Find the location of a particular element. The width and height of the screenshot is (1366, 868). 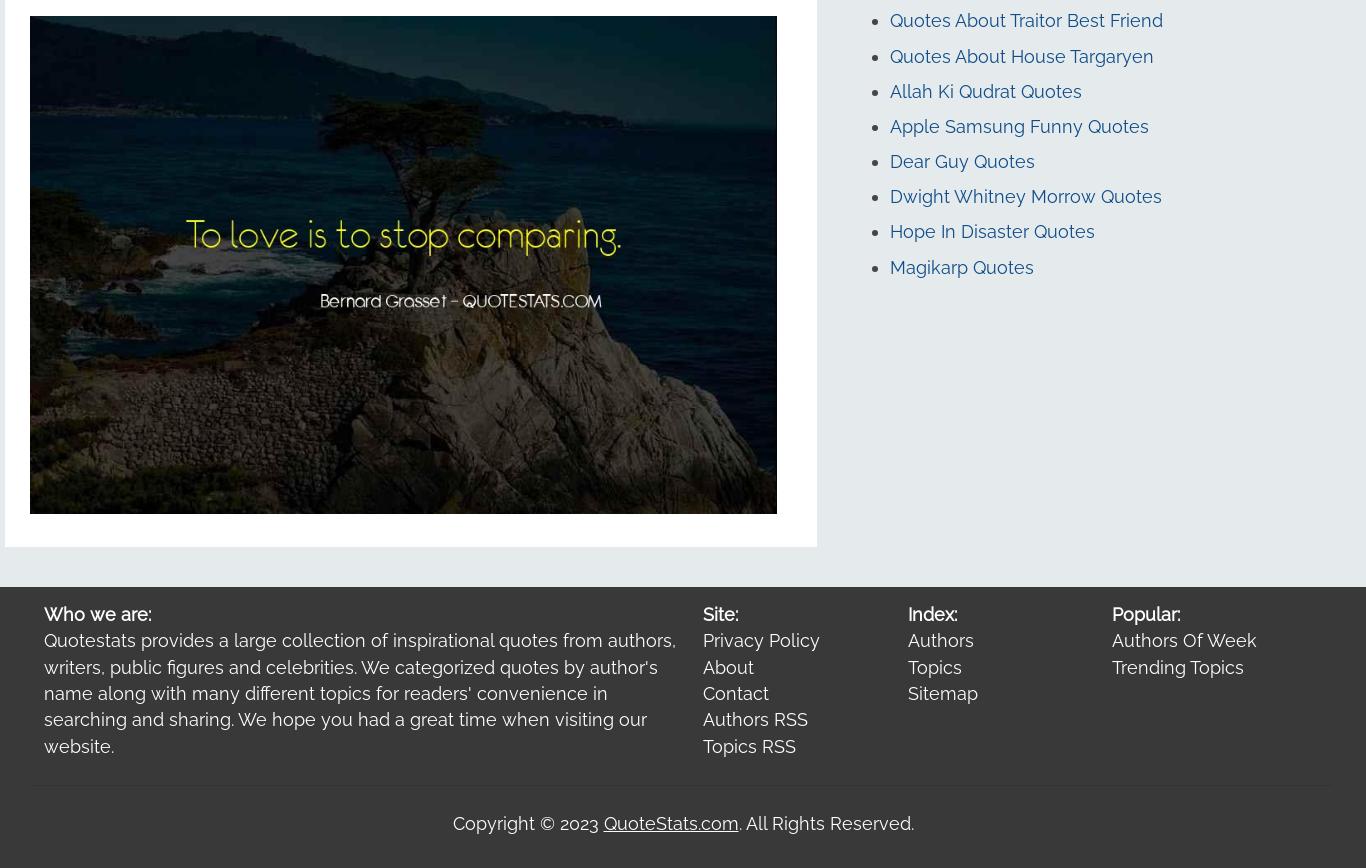

'About' is located at coordinates (728, 666).